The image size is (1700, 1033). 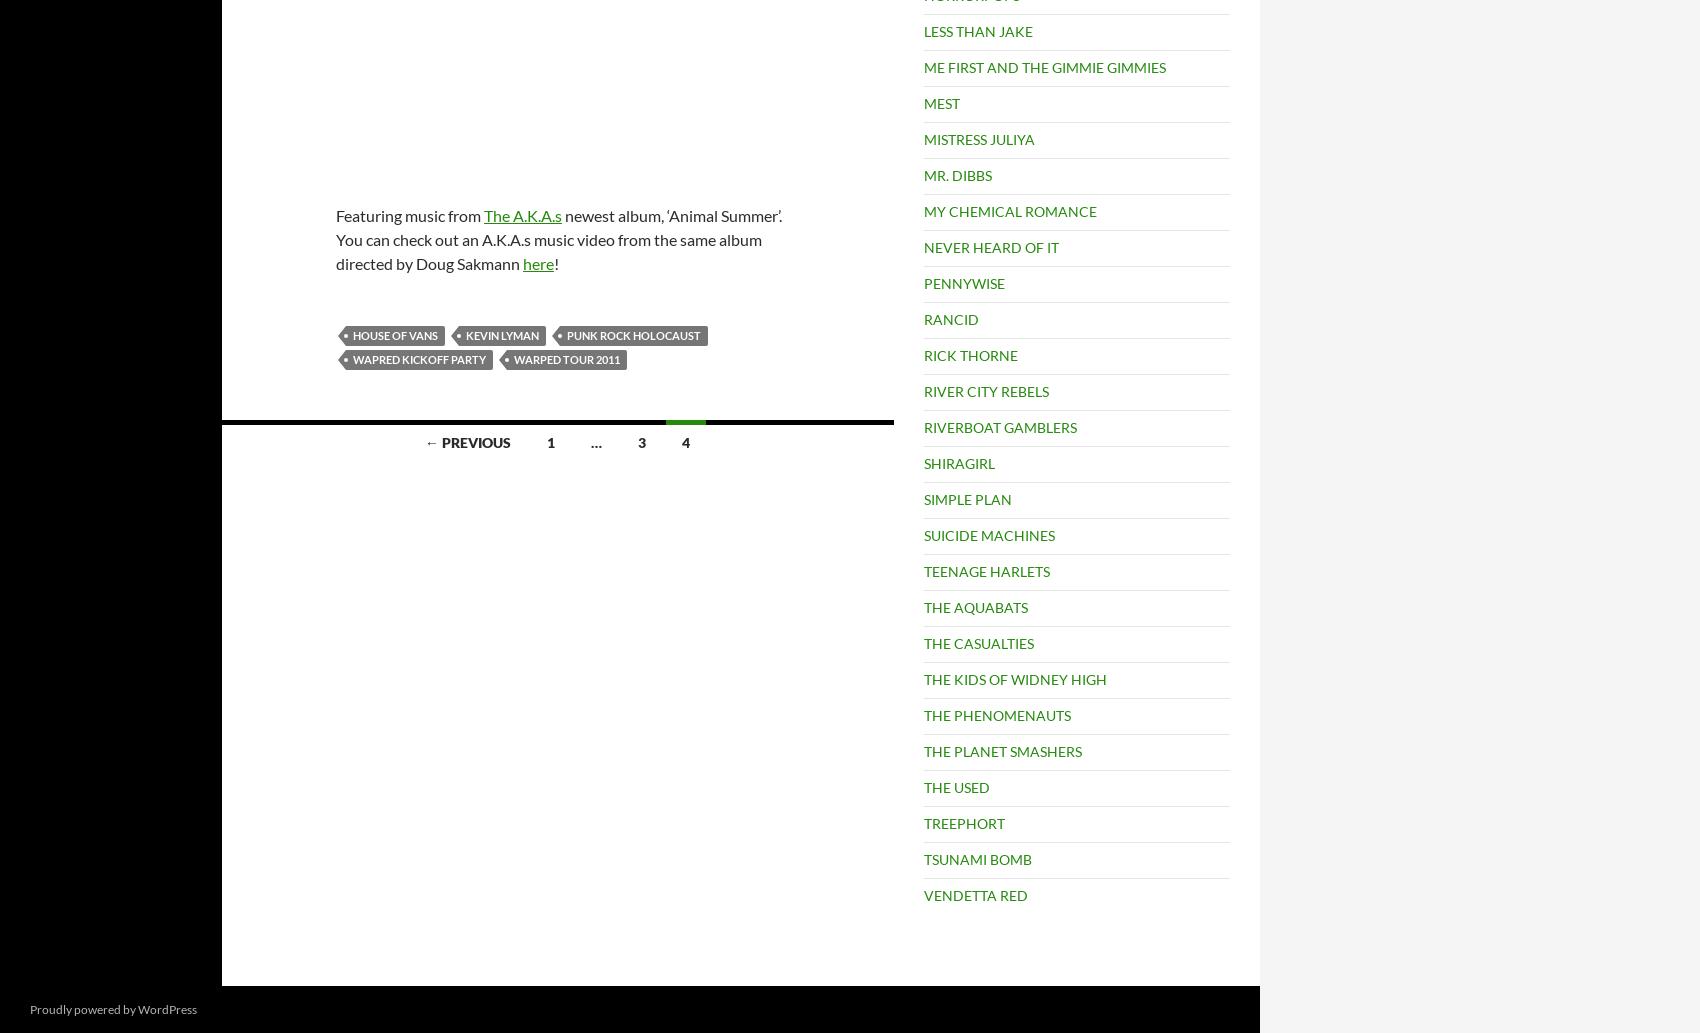 I want to click on 'The A.K.A.s', so click(x=522, y=214).